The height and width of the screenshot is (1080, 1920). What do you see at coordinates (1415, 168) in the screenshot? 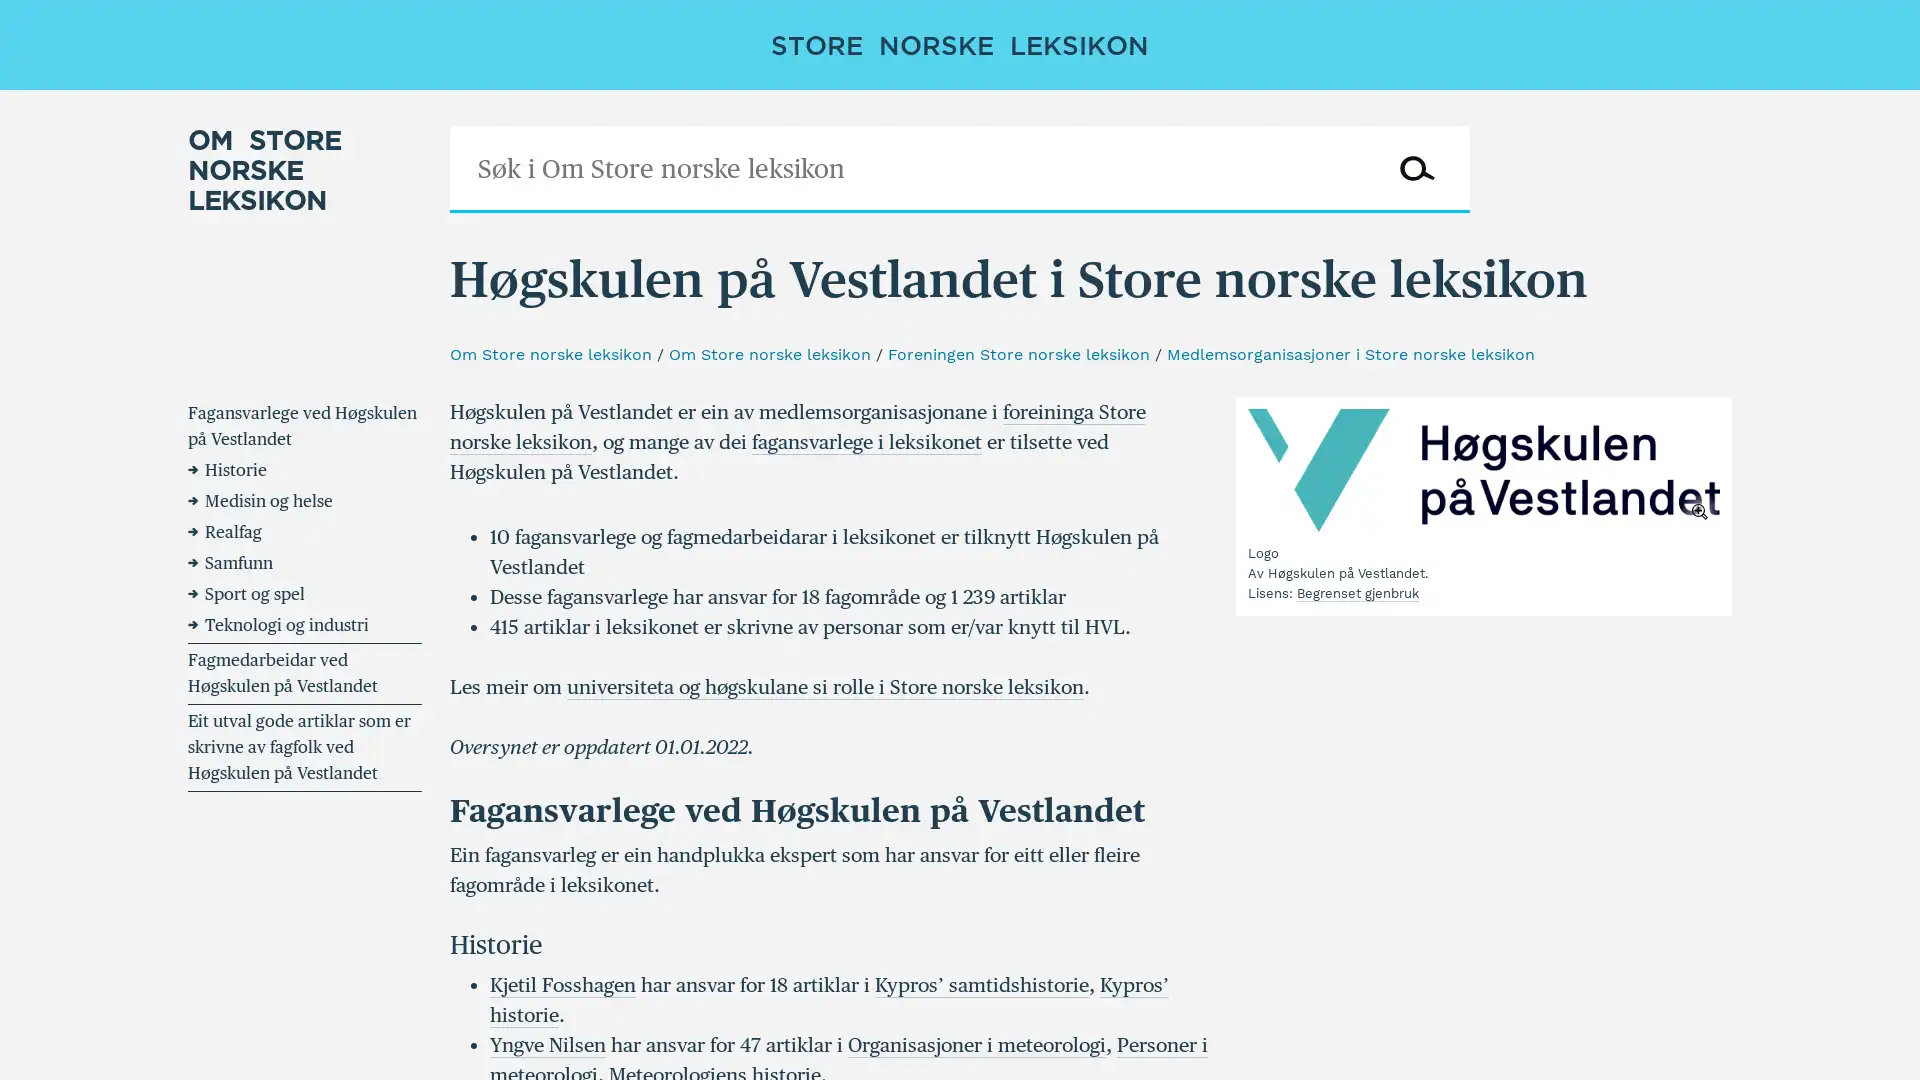
I see `Sk` at bounding box center [1415, 168].